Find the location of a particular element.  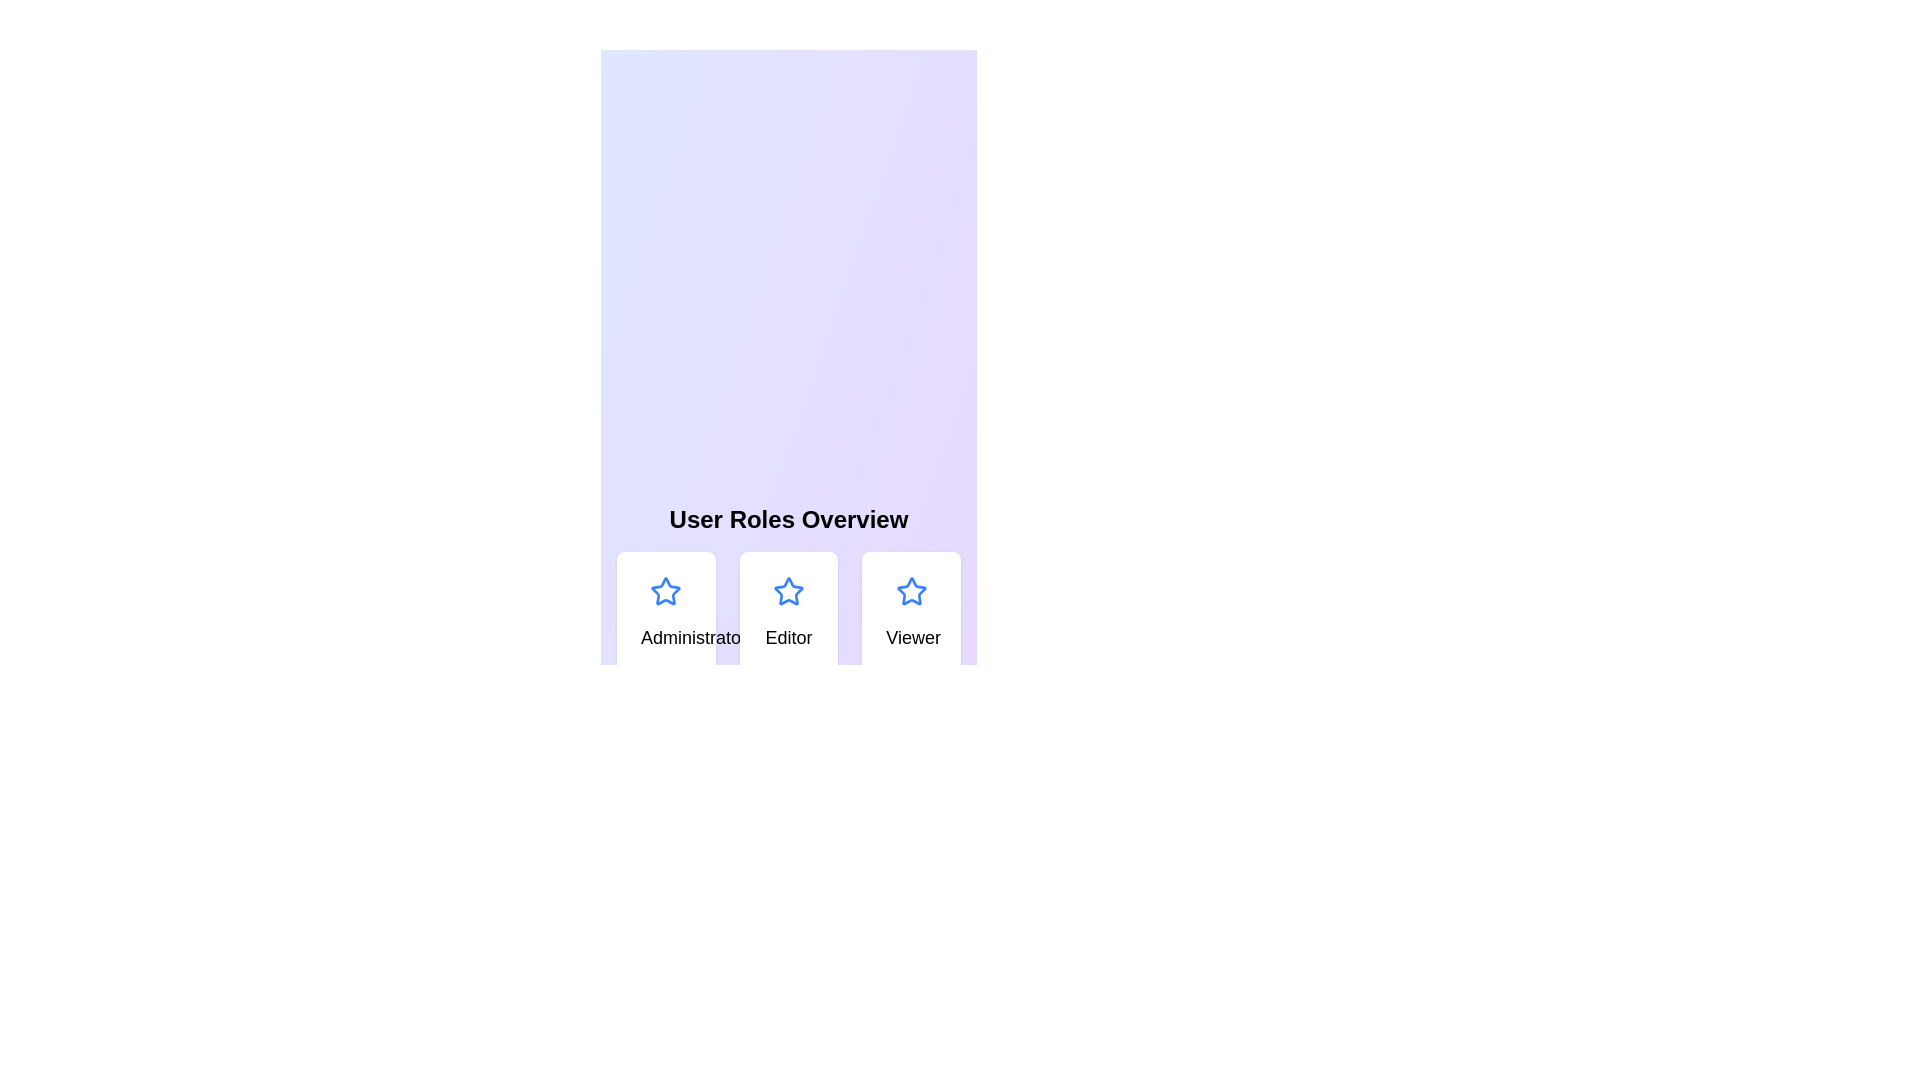

decorative icon located beneath the 'Administrator' label, which serves as a visual indicator for user role or selection option is located at coordinates (666, 589).